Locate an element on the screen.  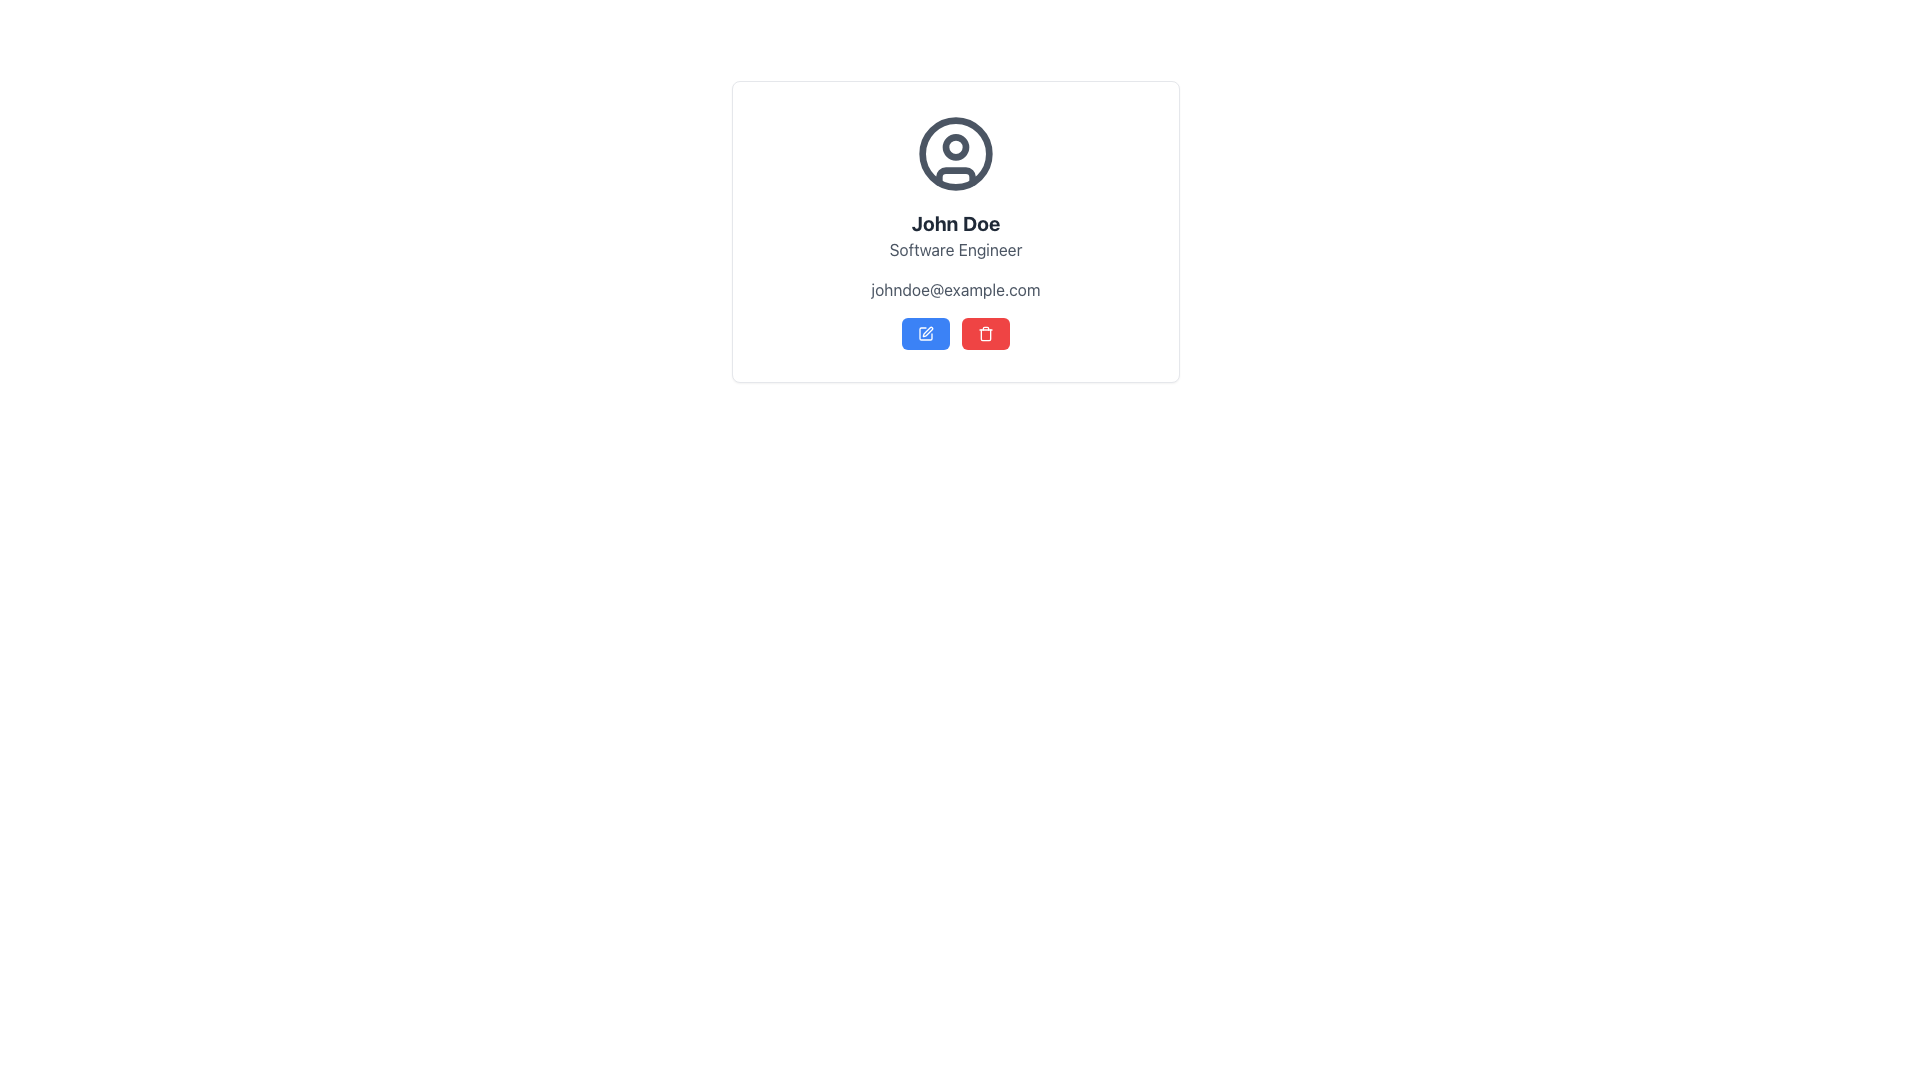
the red trash bin icon located within a rounded red button beside a blue button, near the bottom of the user card for John Doe is located at coordinates (985, 333).